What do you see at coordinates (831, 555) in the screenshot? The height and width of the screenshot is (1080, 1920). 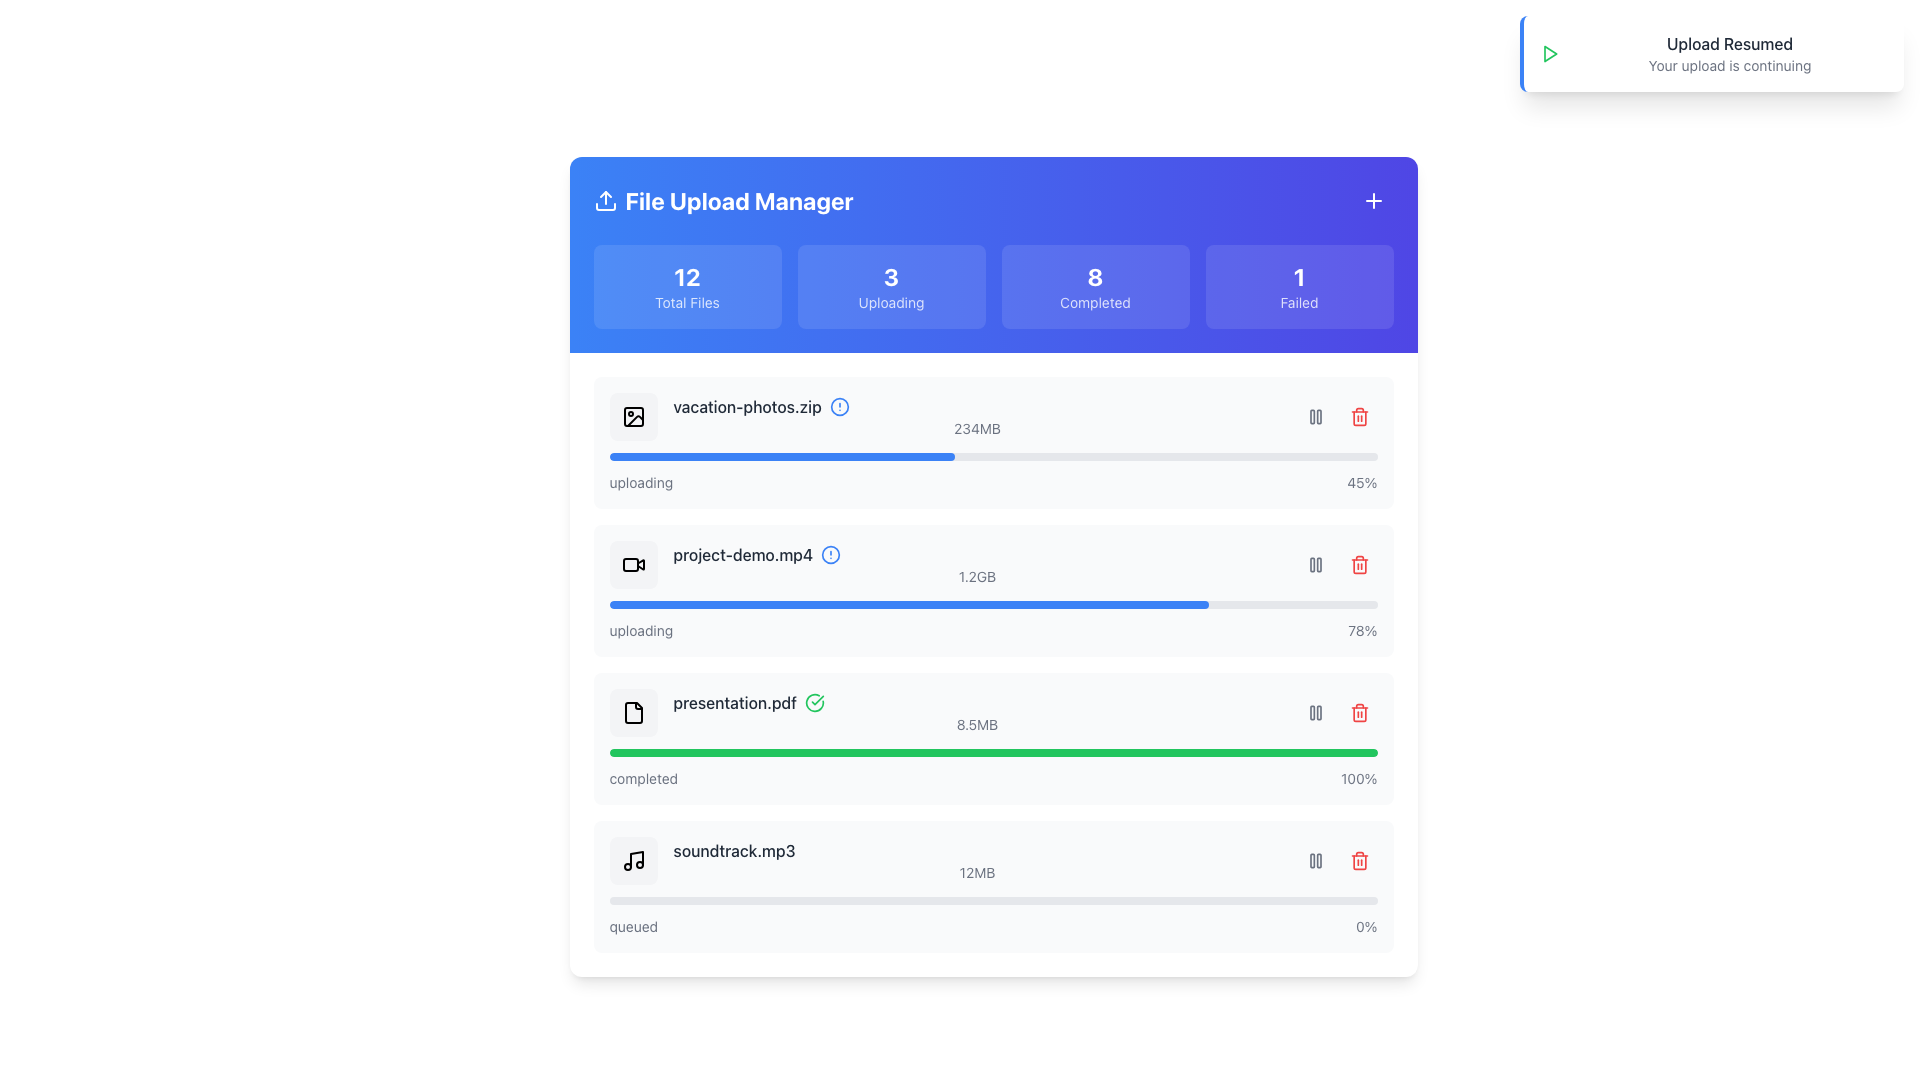 I see `the status indicator icon located next to the filename 'project-demo.mp4' in the second row of the file status list` at bounding box center [831, 555].